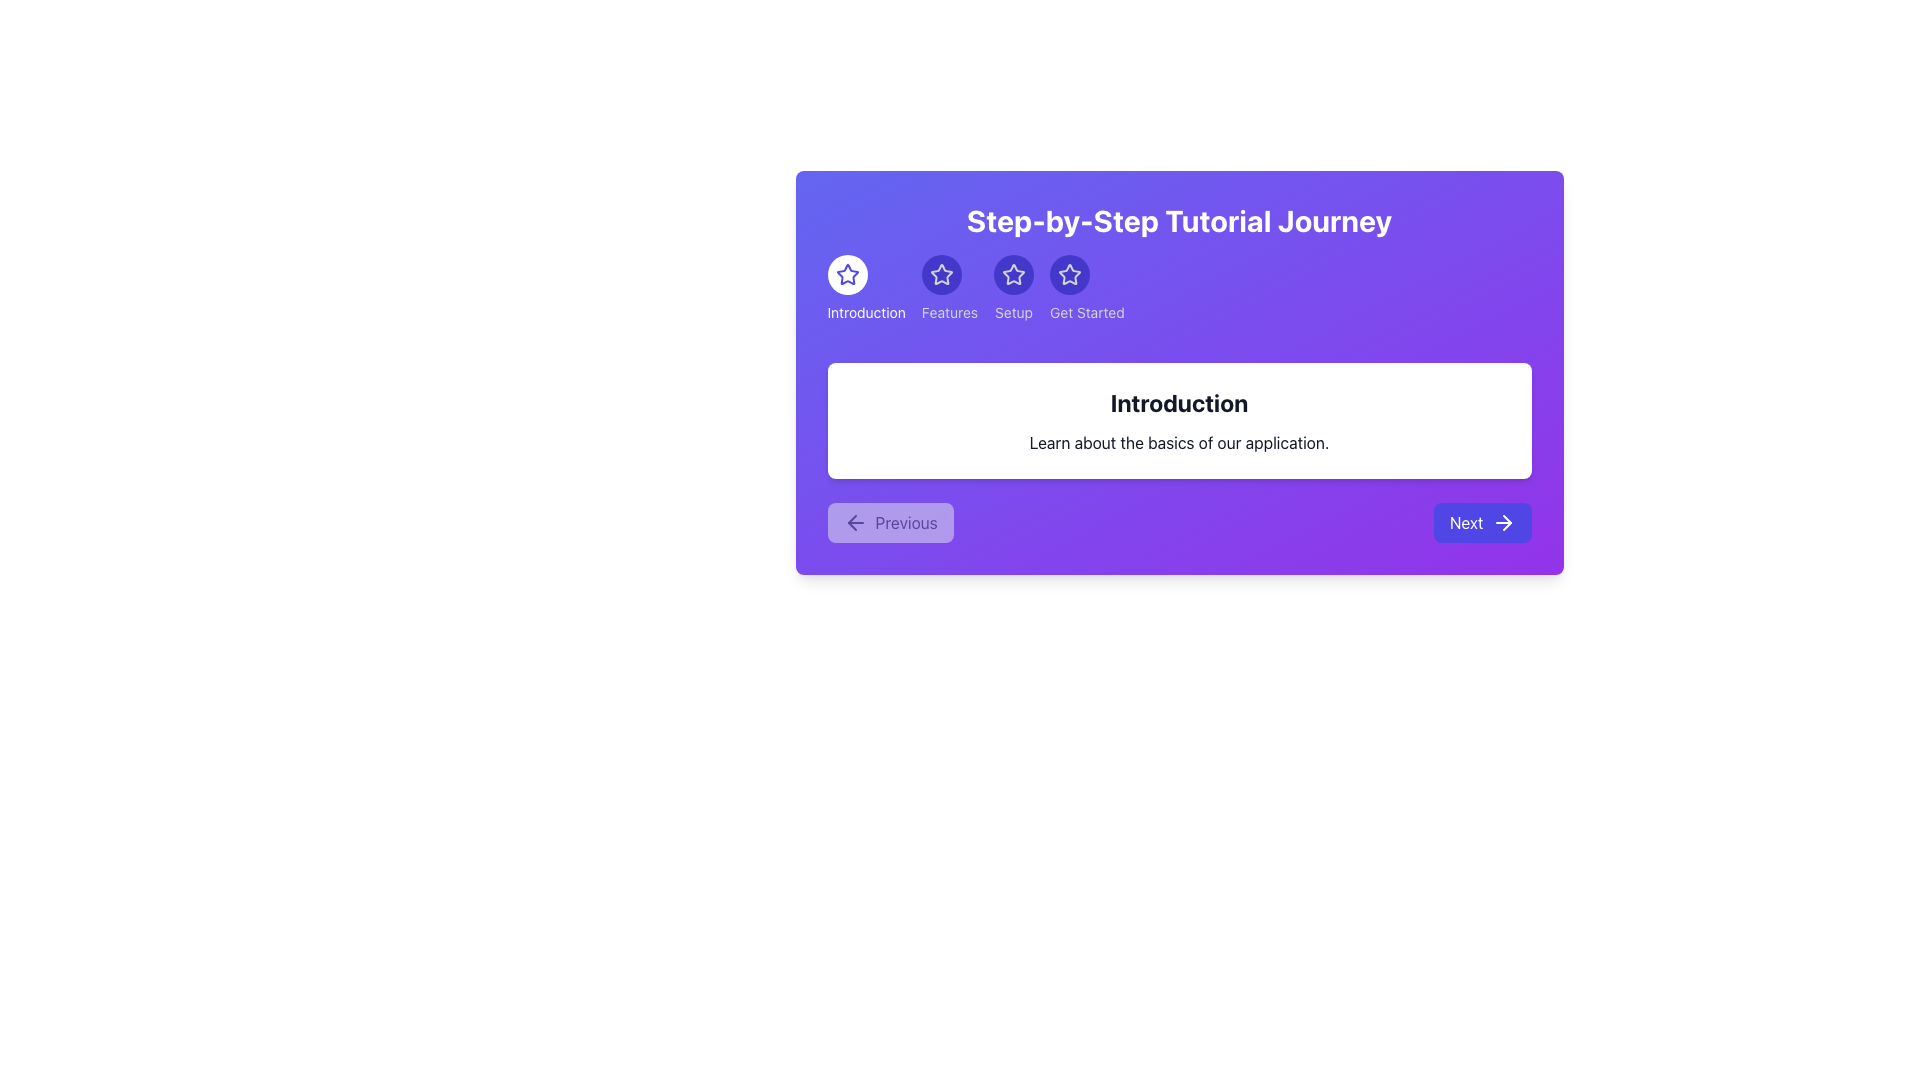  Describe the element at coordinates (1014, 274) in the screenshot. I see `the star icon labeled 'Setup' which indicates the current step in the tutorial interface` at that location.